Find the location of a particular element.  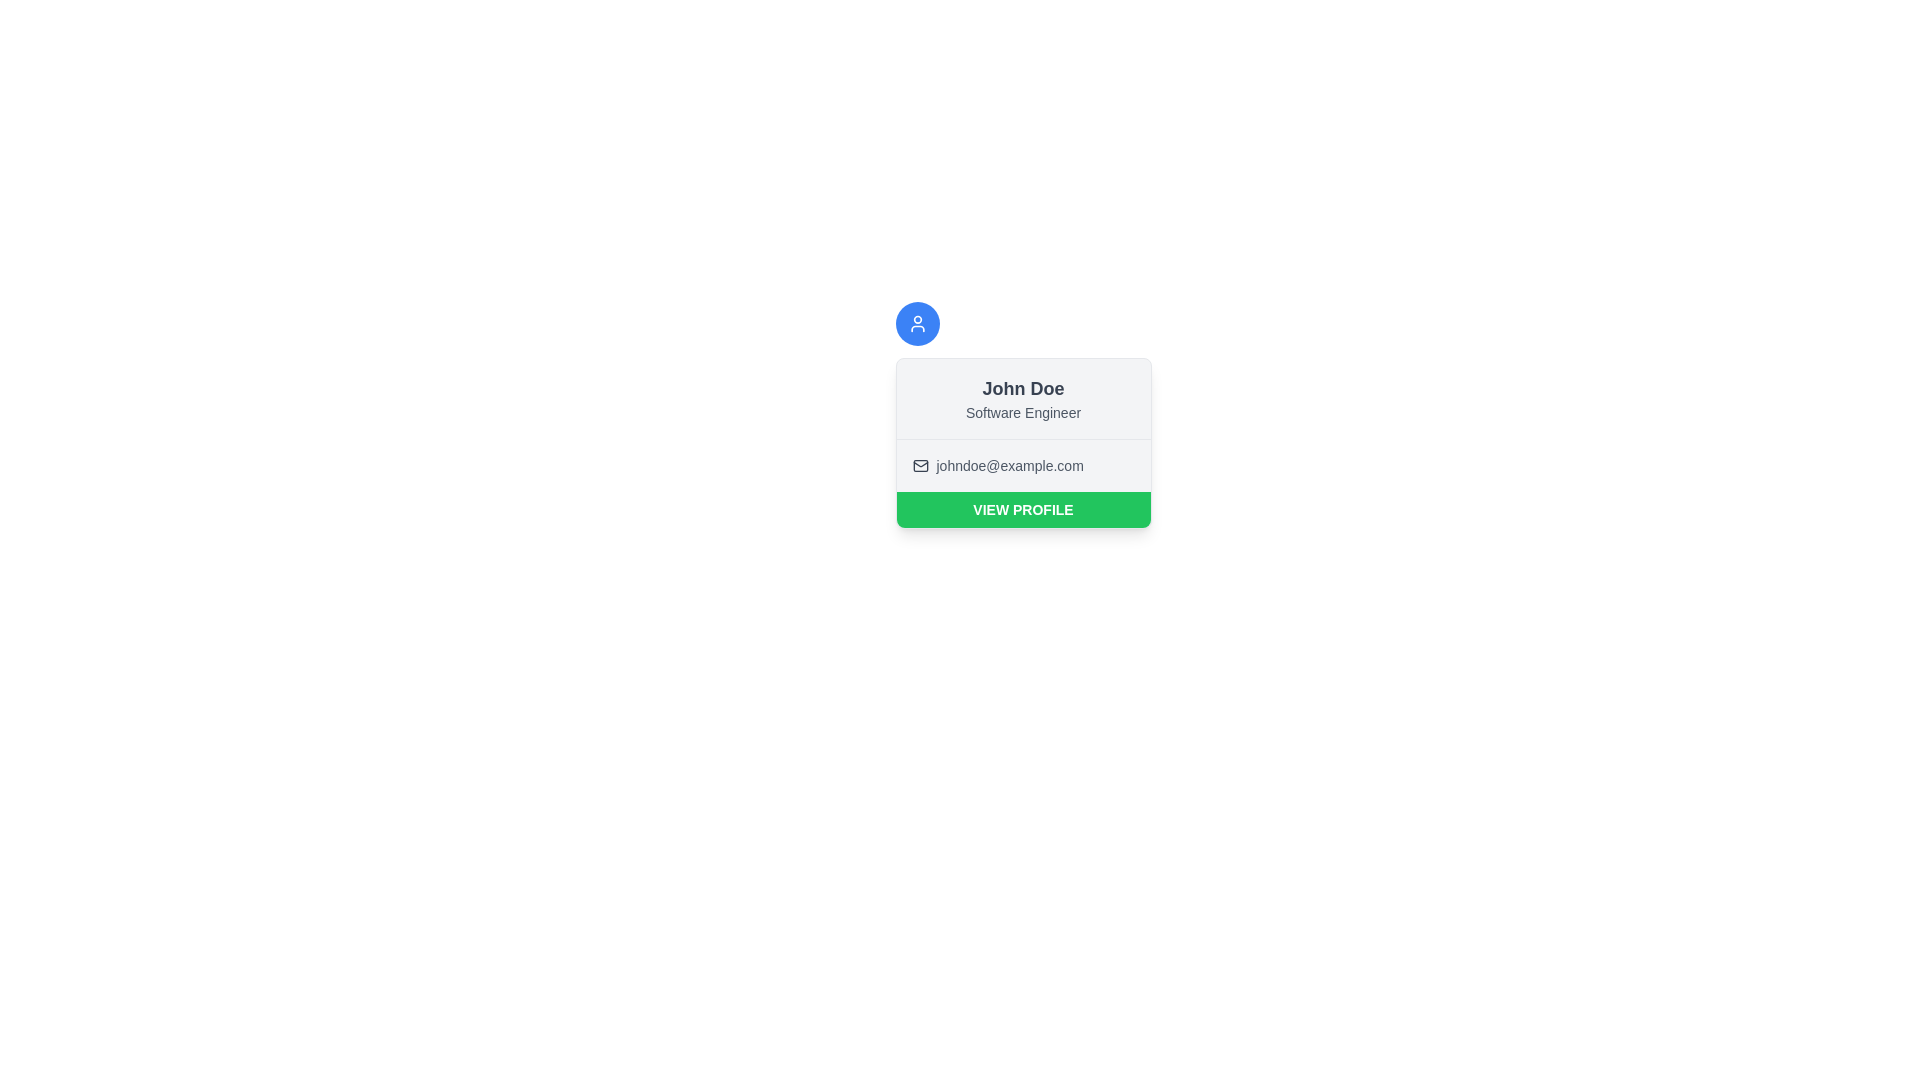

the envelope icon representing email located to the left of the text 'johndoe@example.com' in the user information card is located at coordinates (919, 466).